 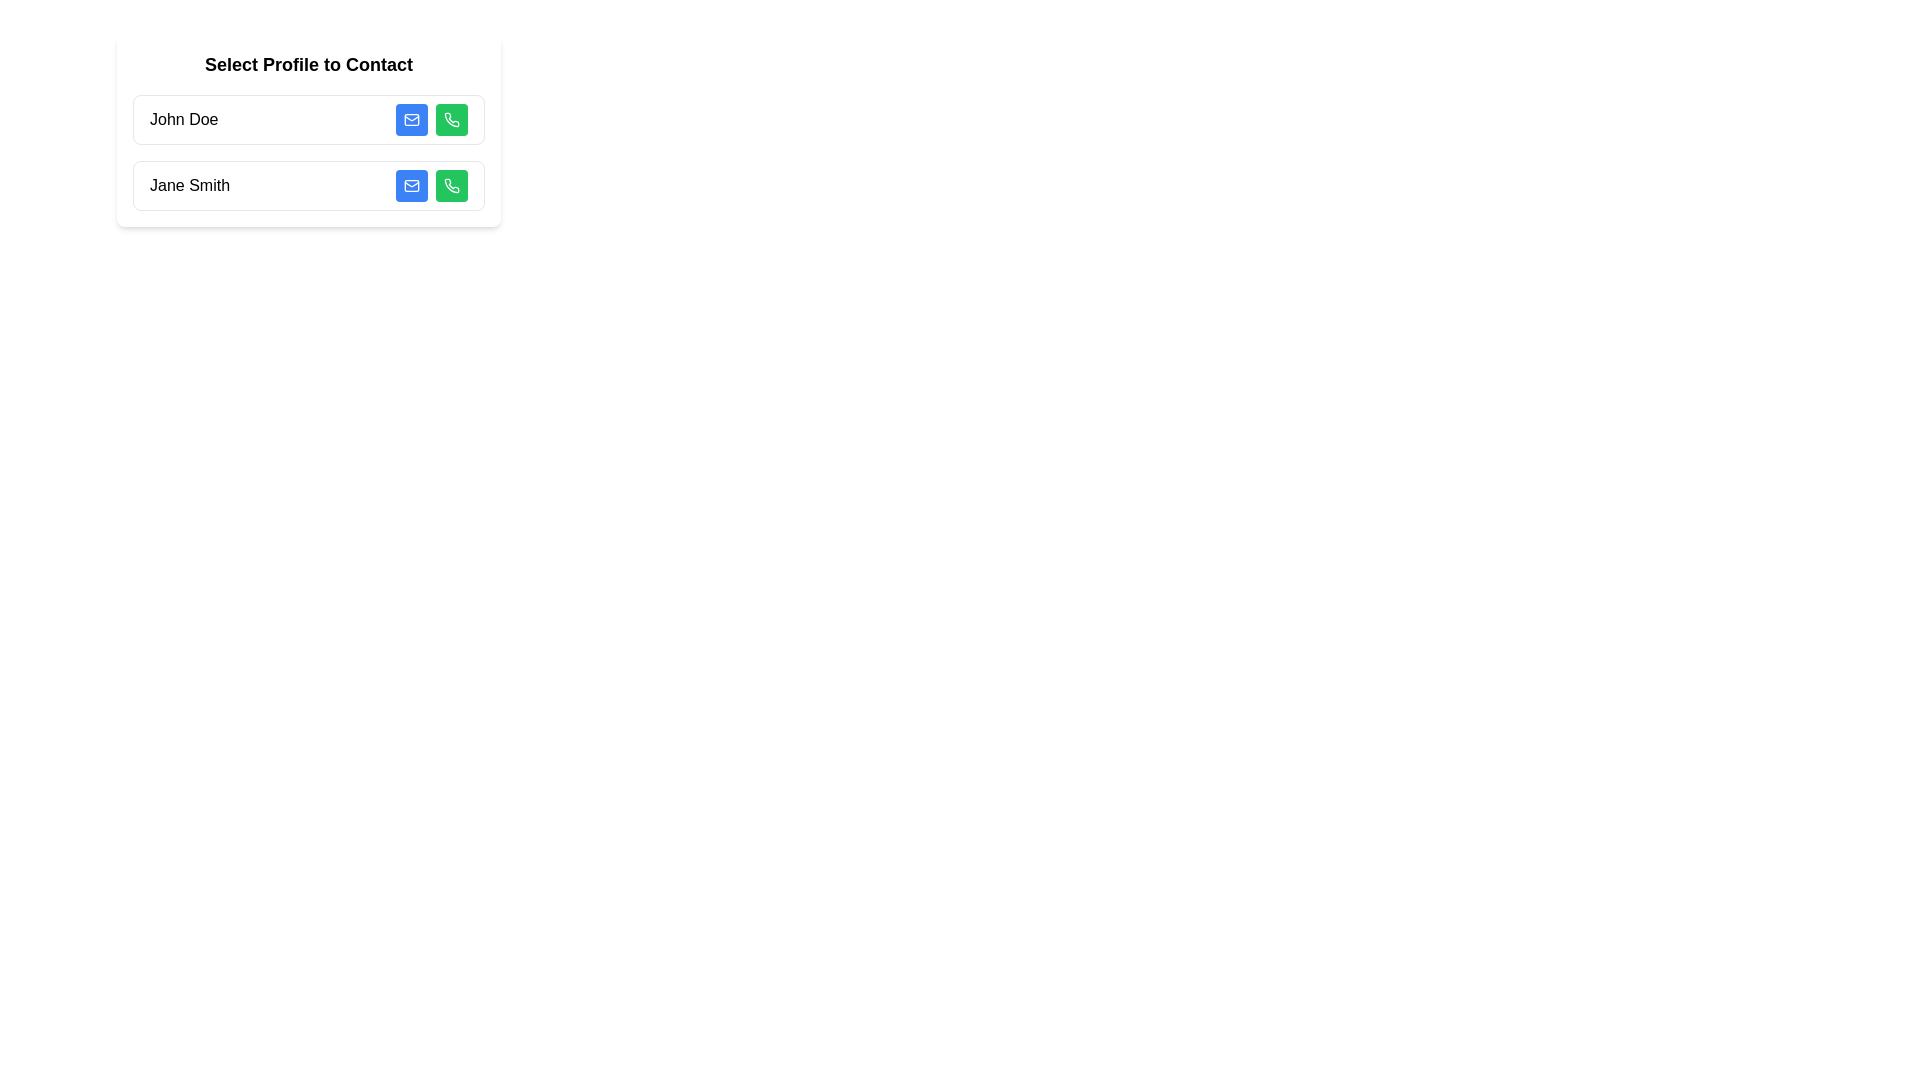 What do you see at coordinates (411, 185) in the screenshot?
I see `the button that initiates a mail or messaging action for 'Jane Smith', located next to a green button in the profile card` at bounding box center [411, 185].